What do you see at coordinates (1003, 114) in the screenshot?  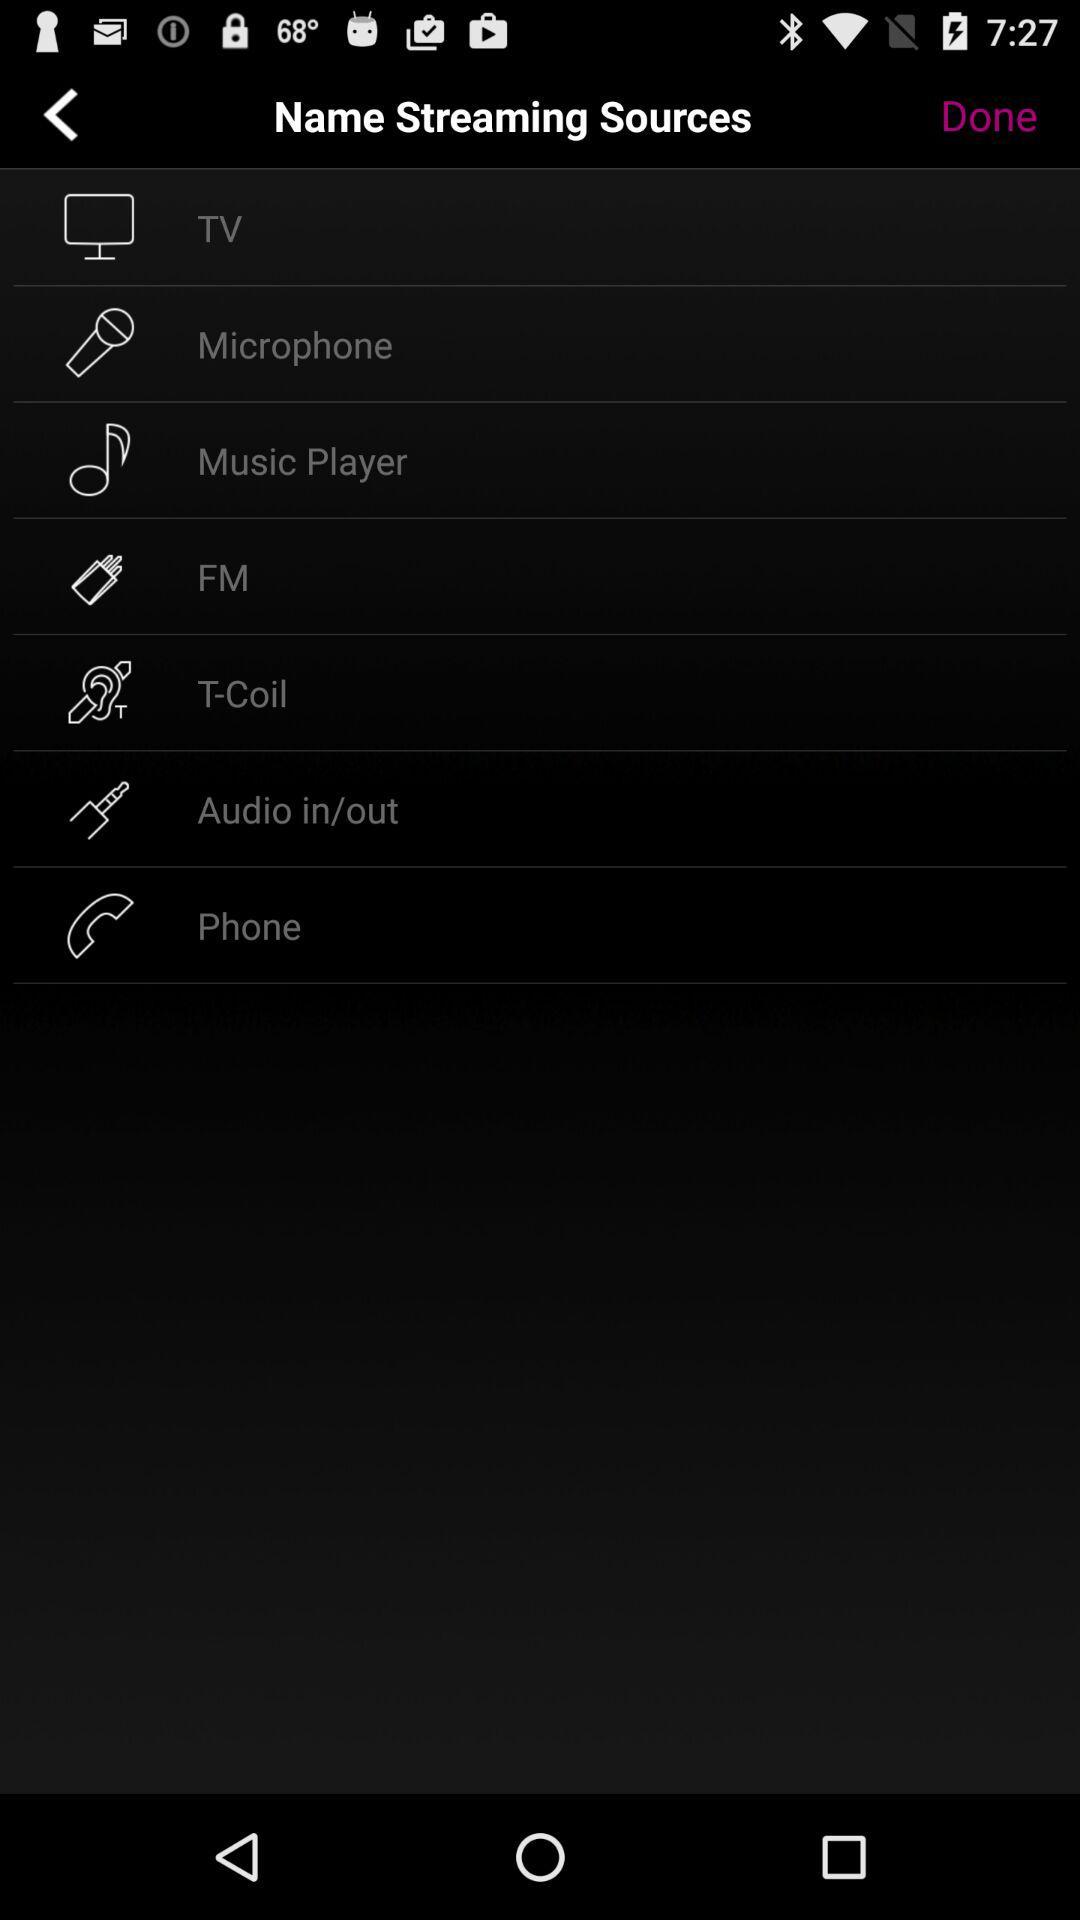 I see `done button` at bounding box center [1003, 114].